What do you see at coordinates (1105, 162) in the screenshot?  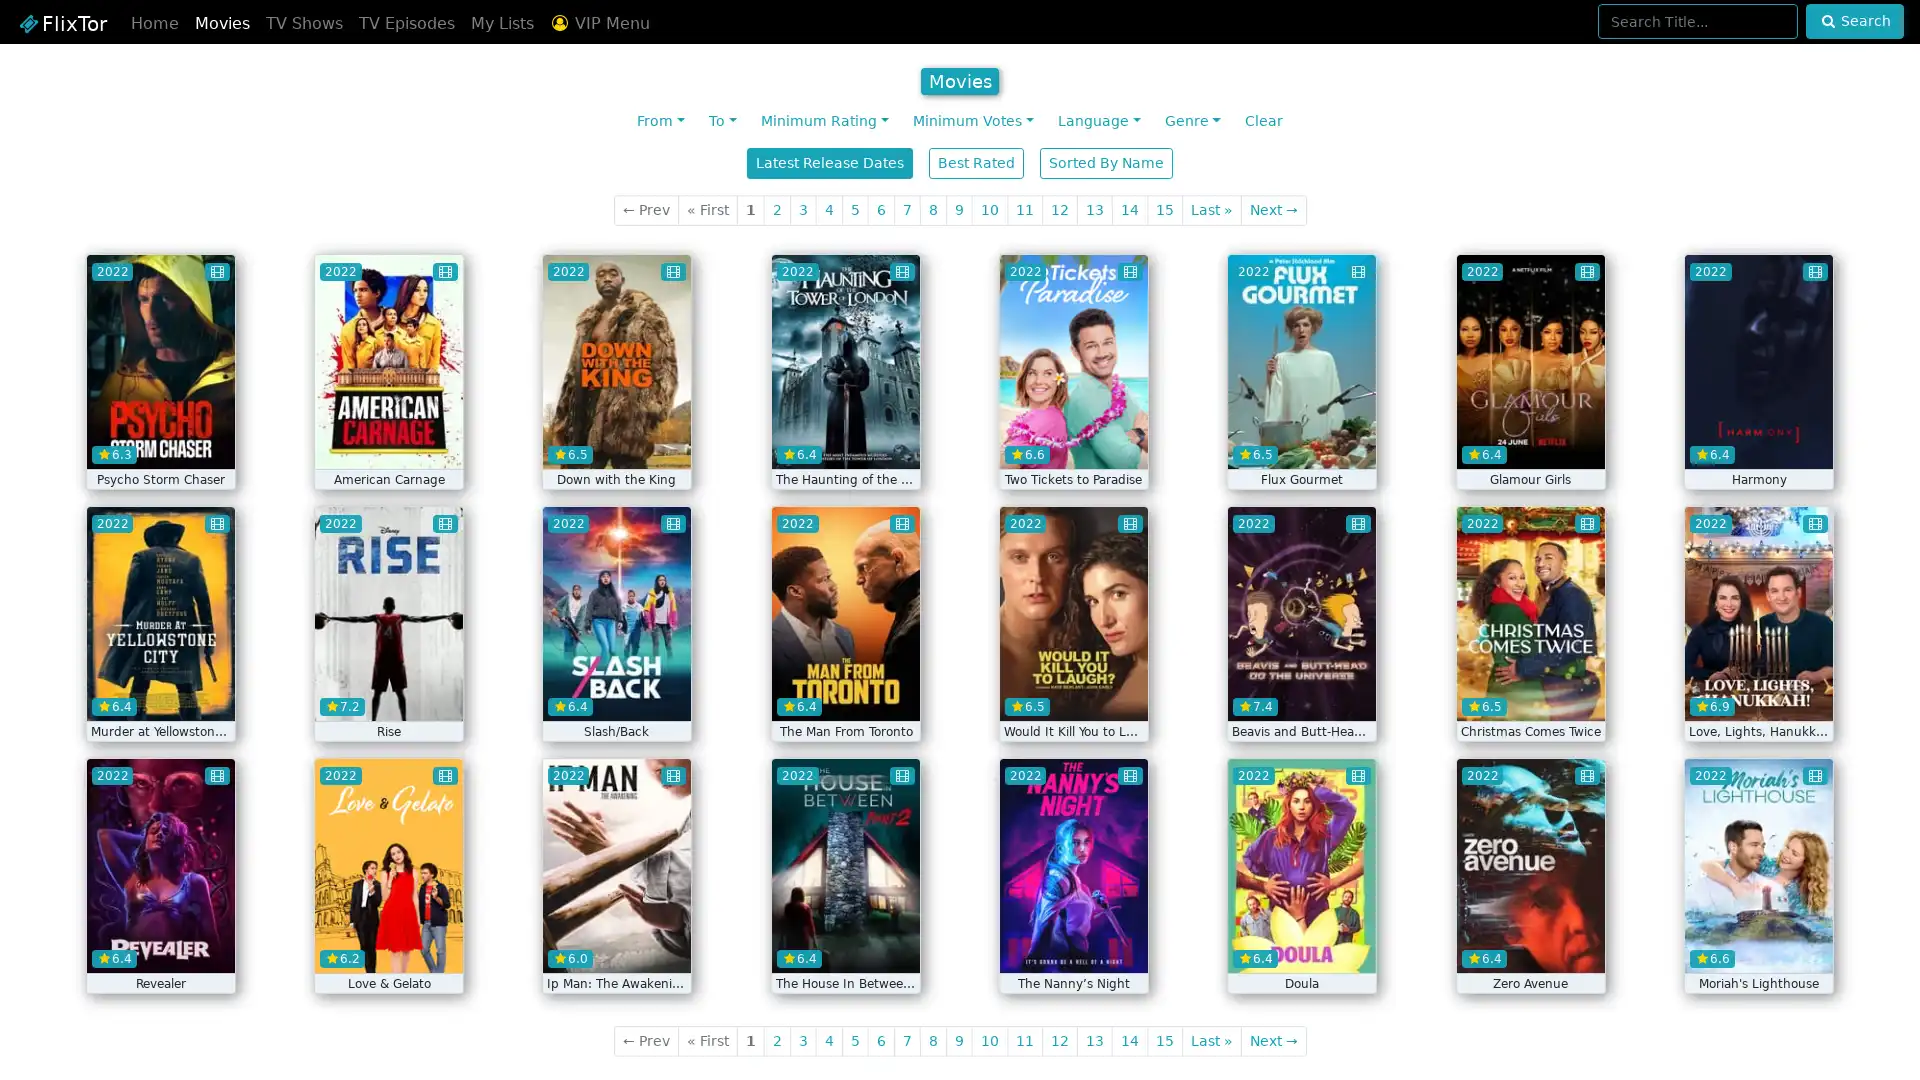 I see `Sorted By Name` at bounding box center [1105, 162].